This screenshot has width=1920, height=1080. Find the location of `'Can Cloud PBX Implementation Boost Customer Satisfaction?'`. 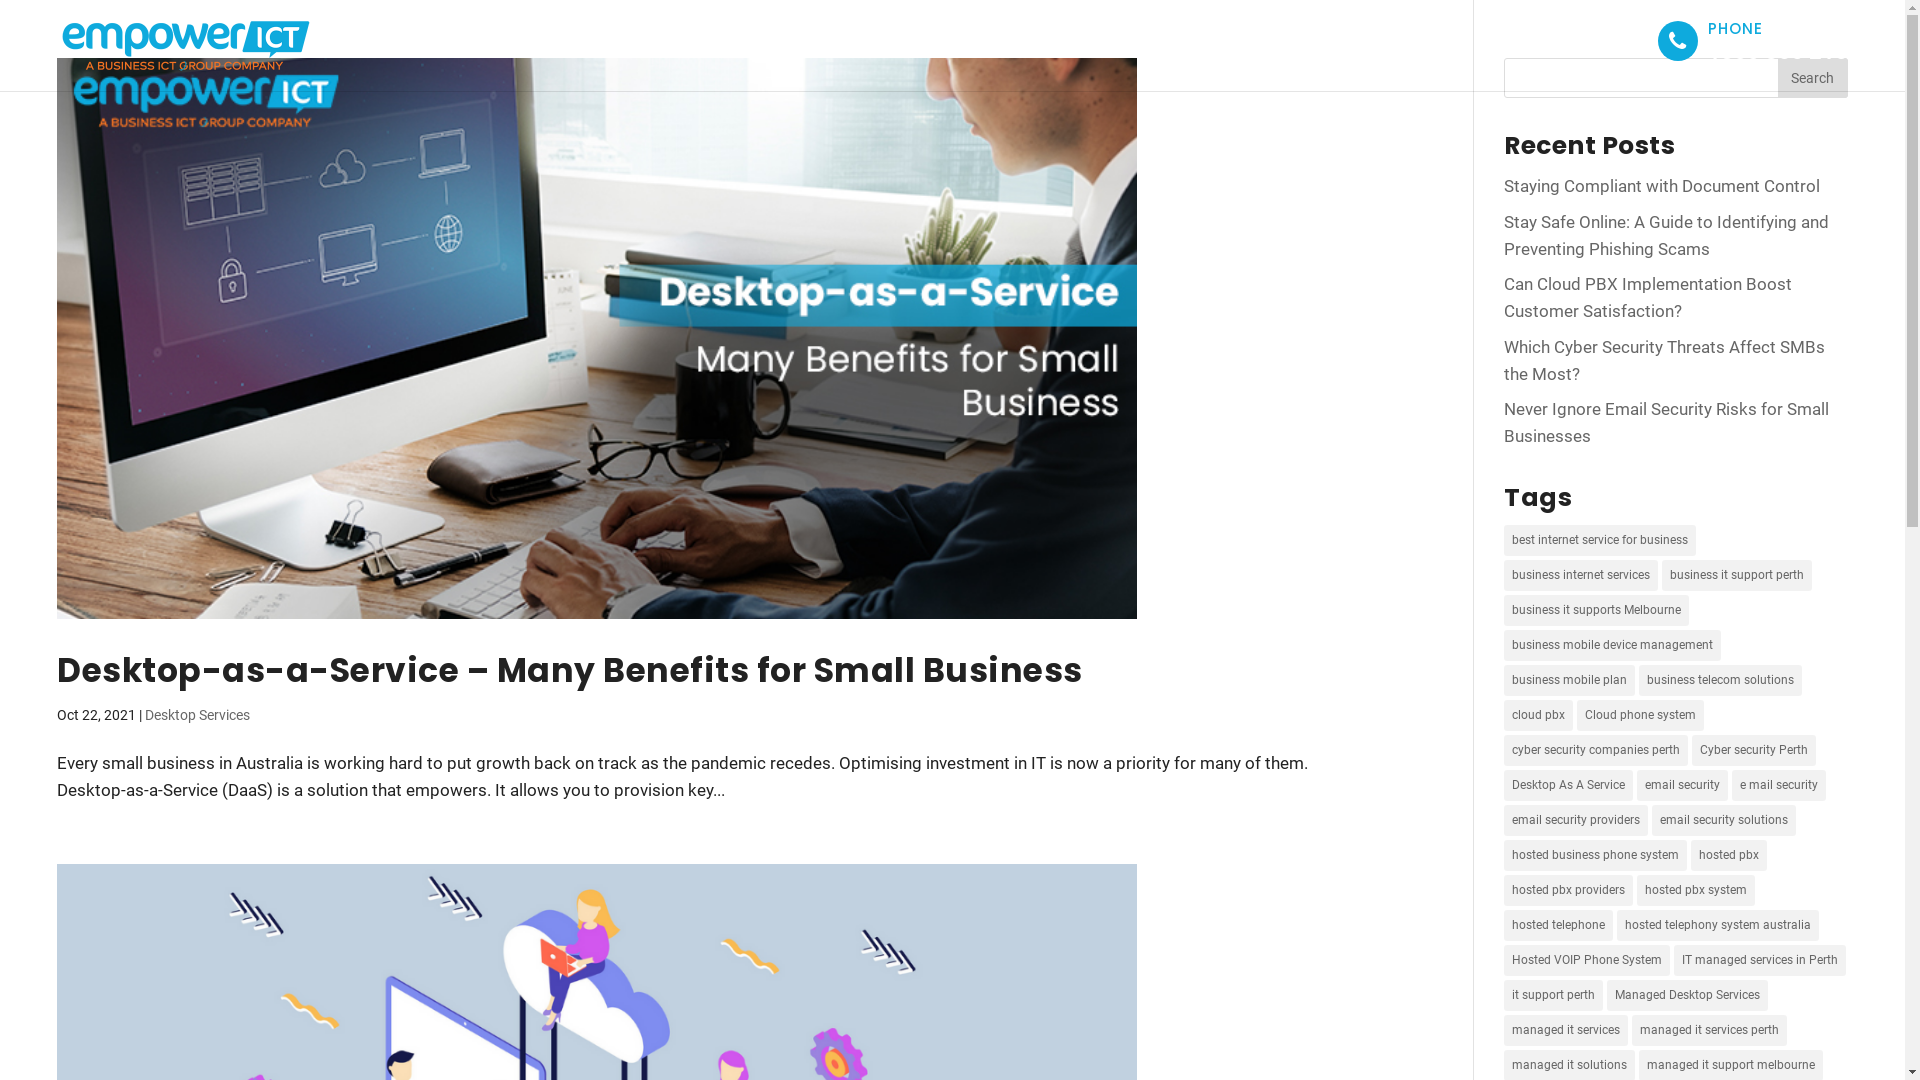

'Can Cloud PBX Implementation Boost Customer Satisfaction?' is located at coordinates (1503, 297).